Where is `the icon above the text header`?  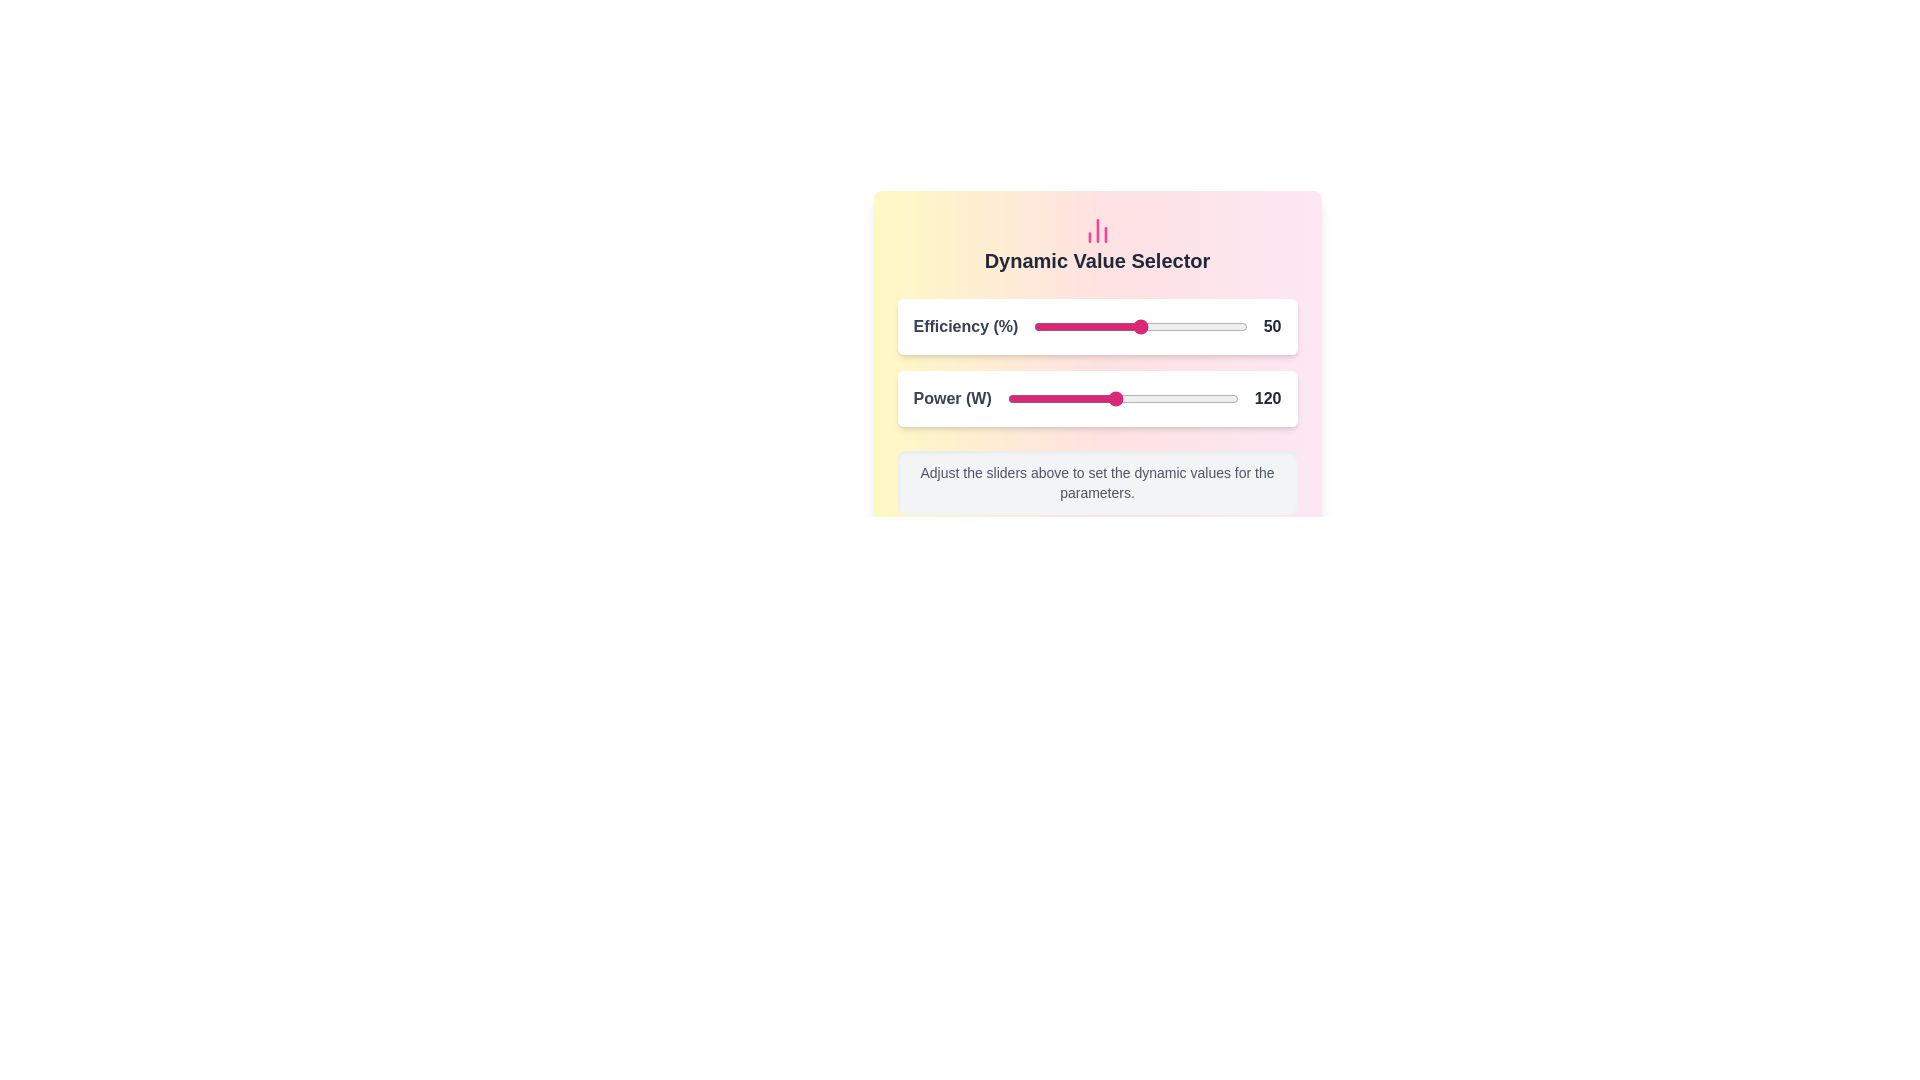 the icon above the text header is located at coordinates (1096, 230).